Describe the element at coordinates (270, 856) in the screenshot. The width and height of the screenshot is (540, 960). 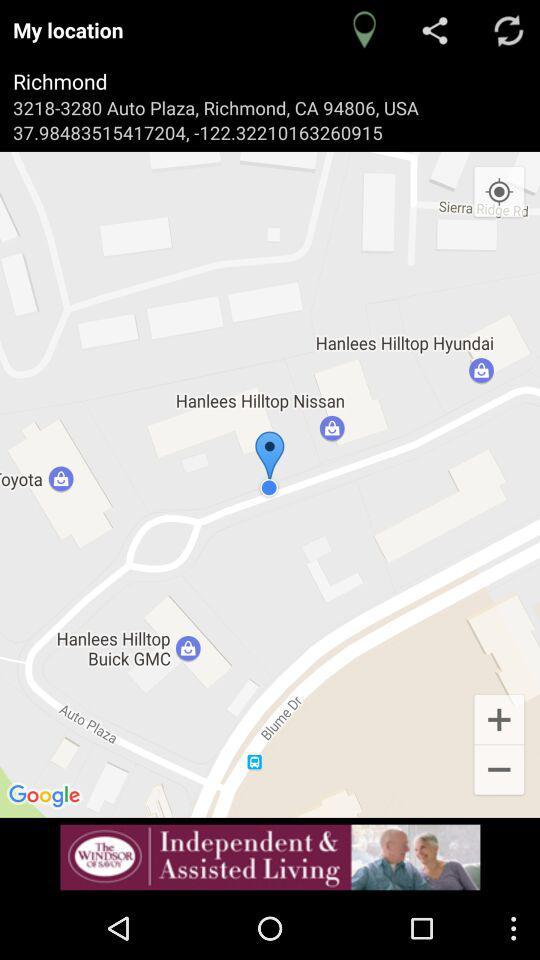
I see `open advertisement` at that location.